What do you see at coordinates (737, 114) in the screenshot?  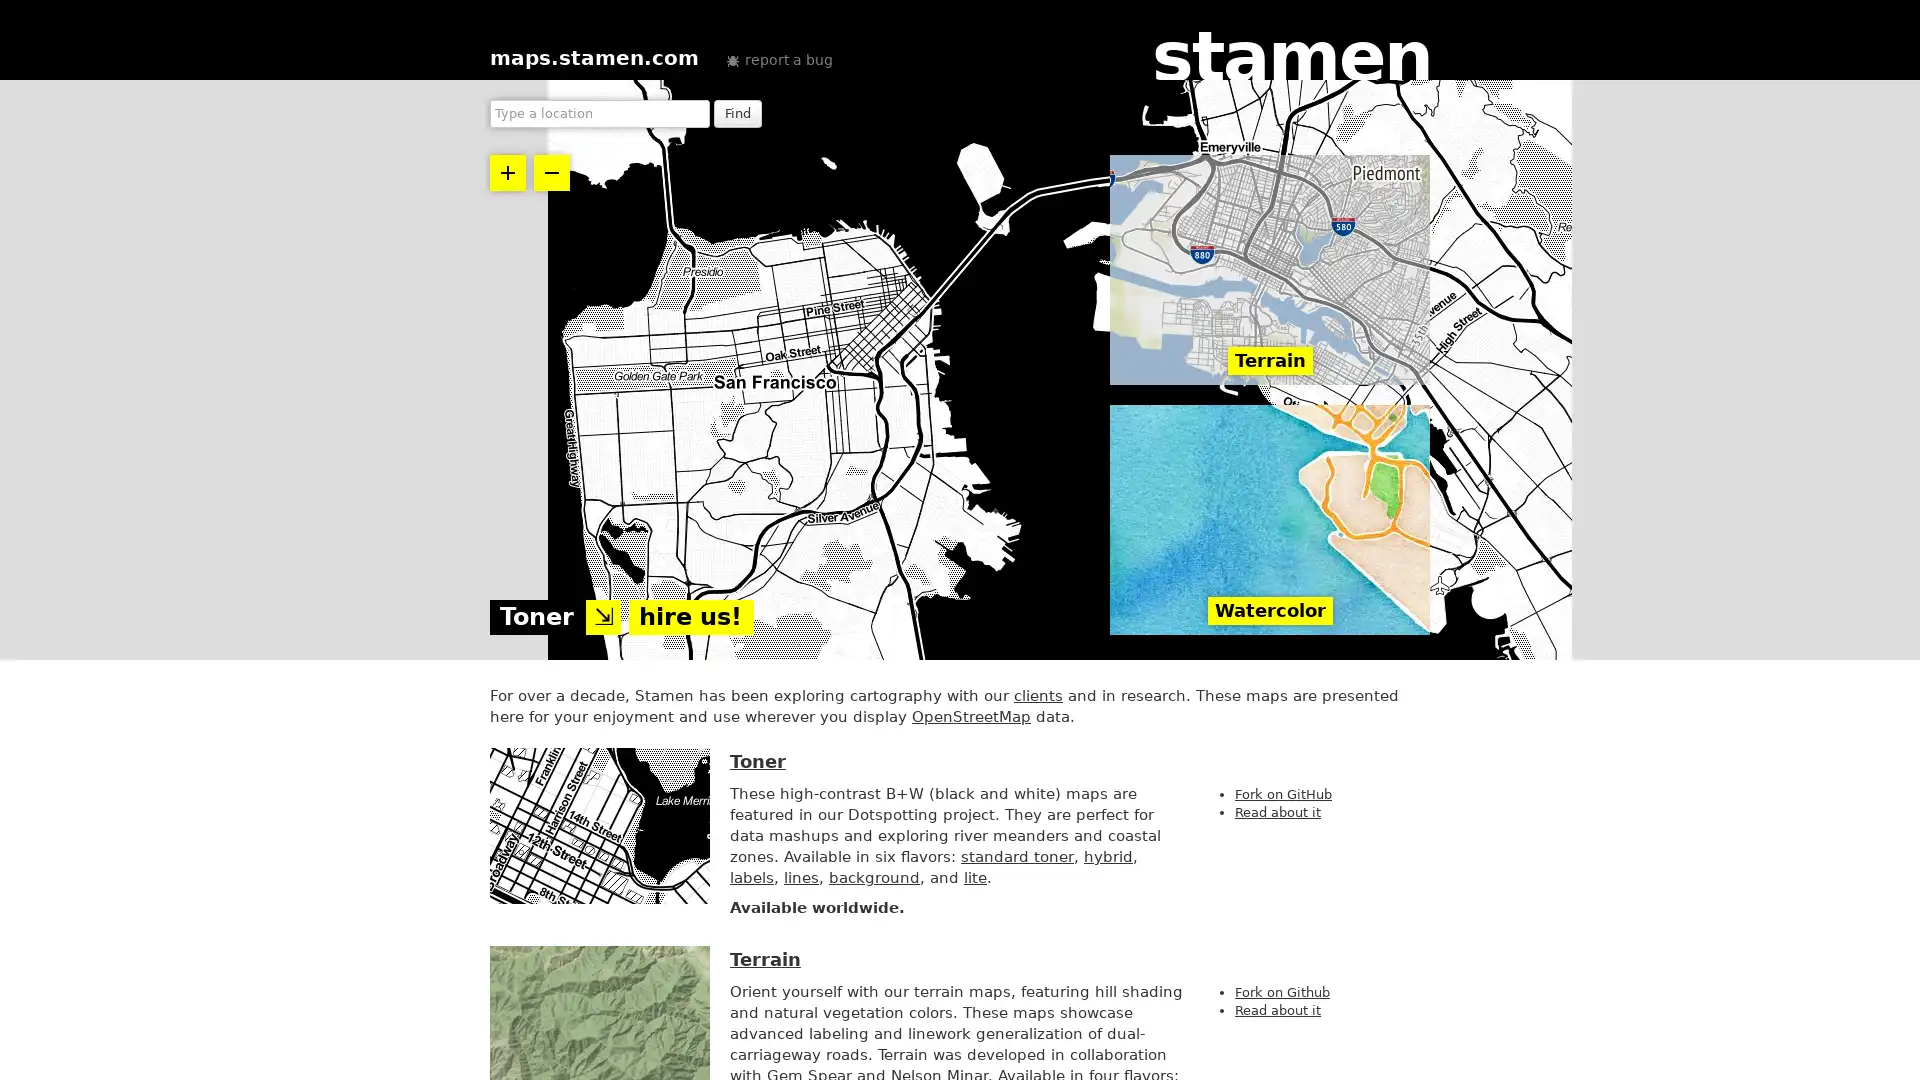 I see `Find` at bounding box center [737, 114].